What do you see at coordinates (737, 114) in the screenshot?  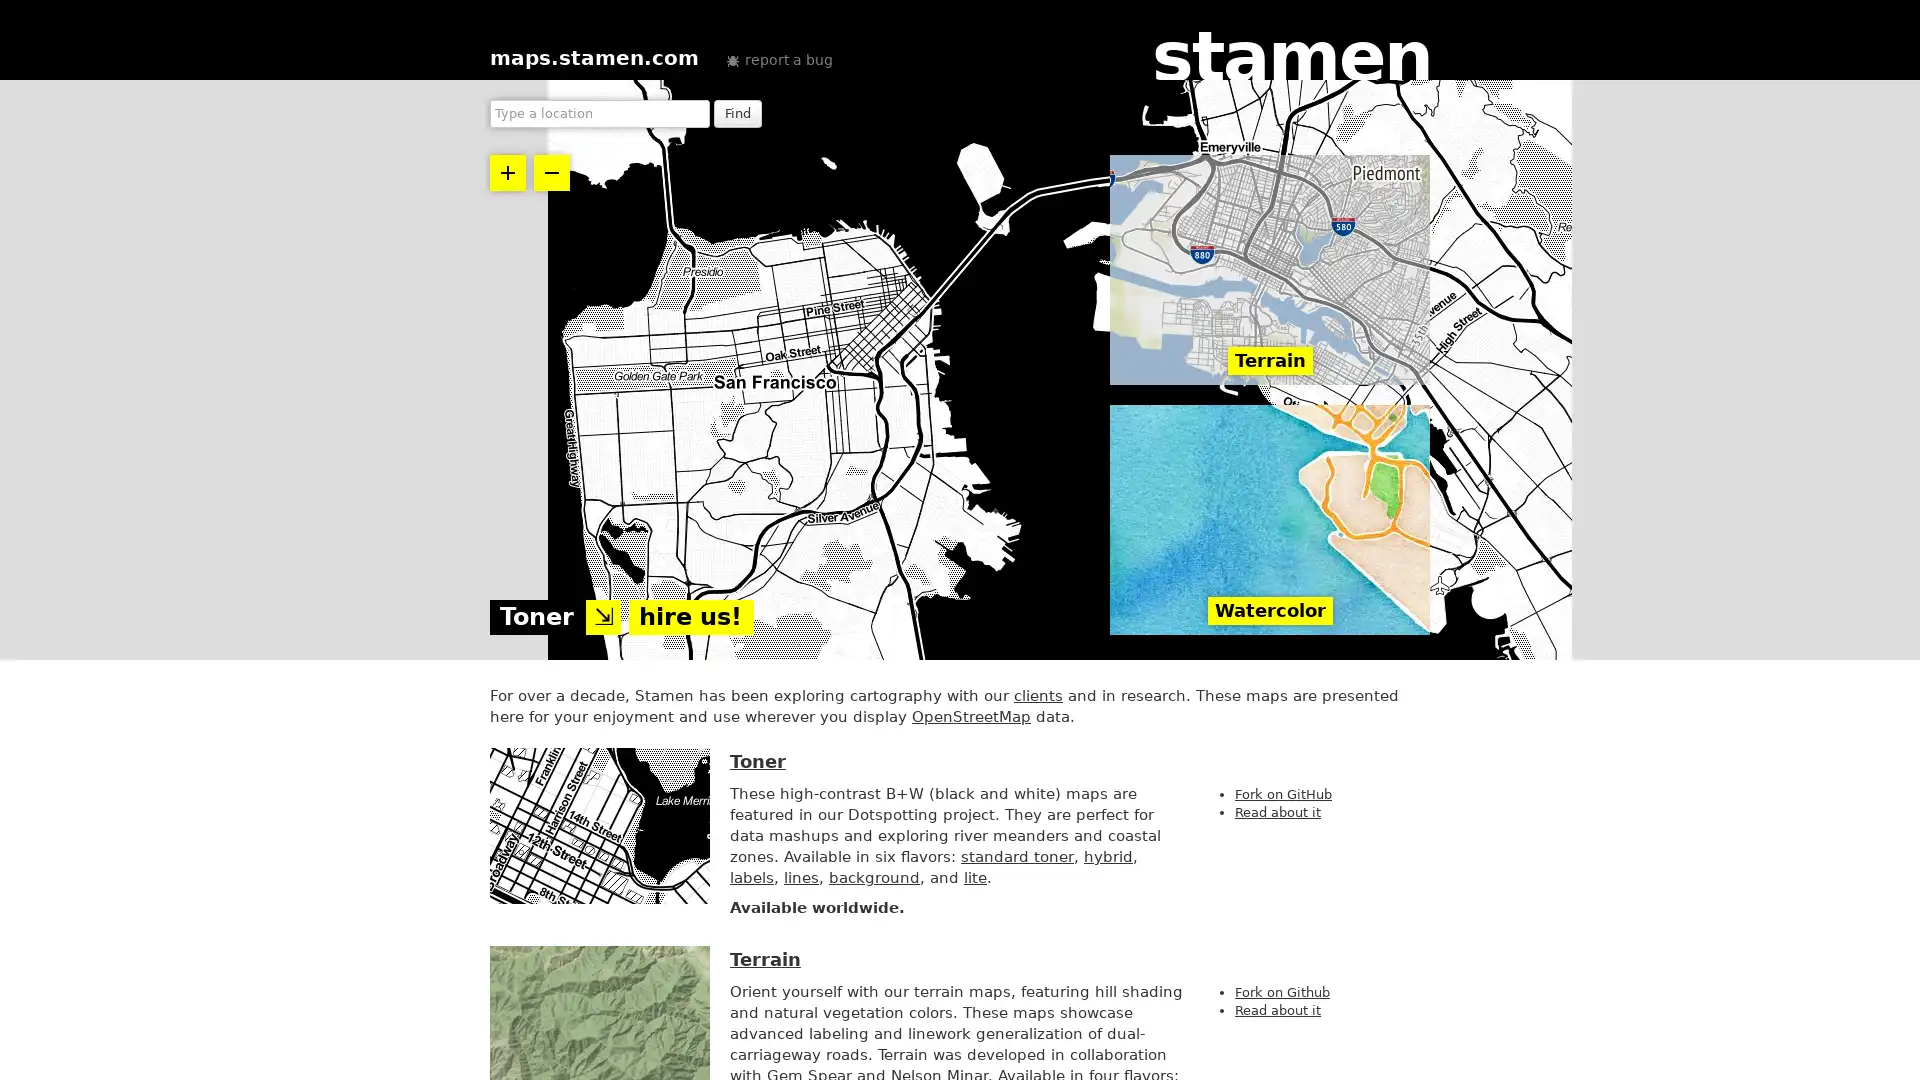 I see `Find` at bounding box center [737, 114].